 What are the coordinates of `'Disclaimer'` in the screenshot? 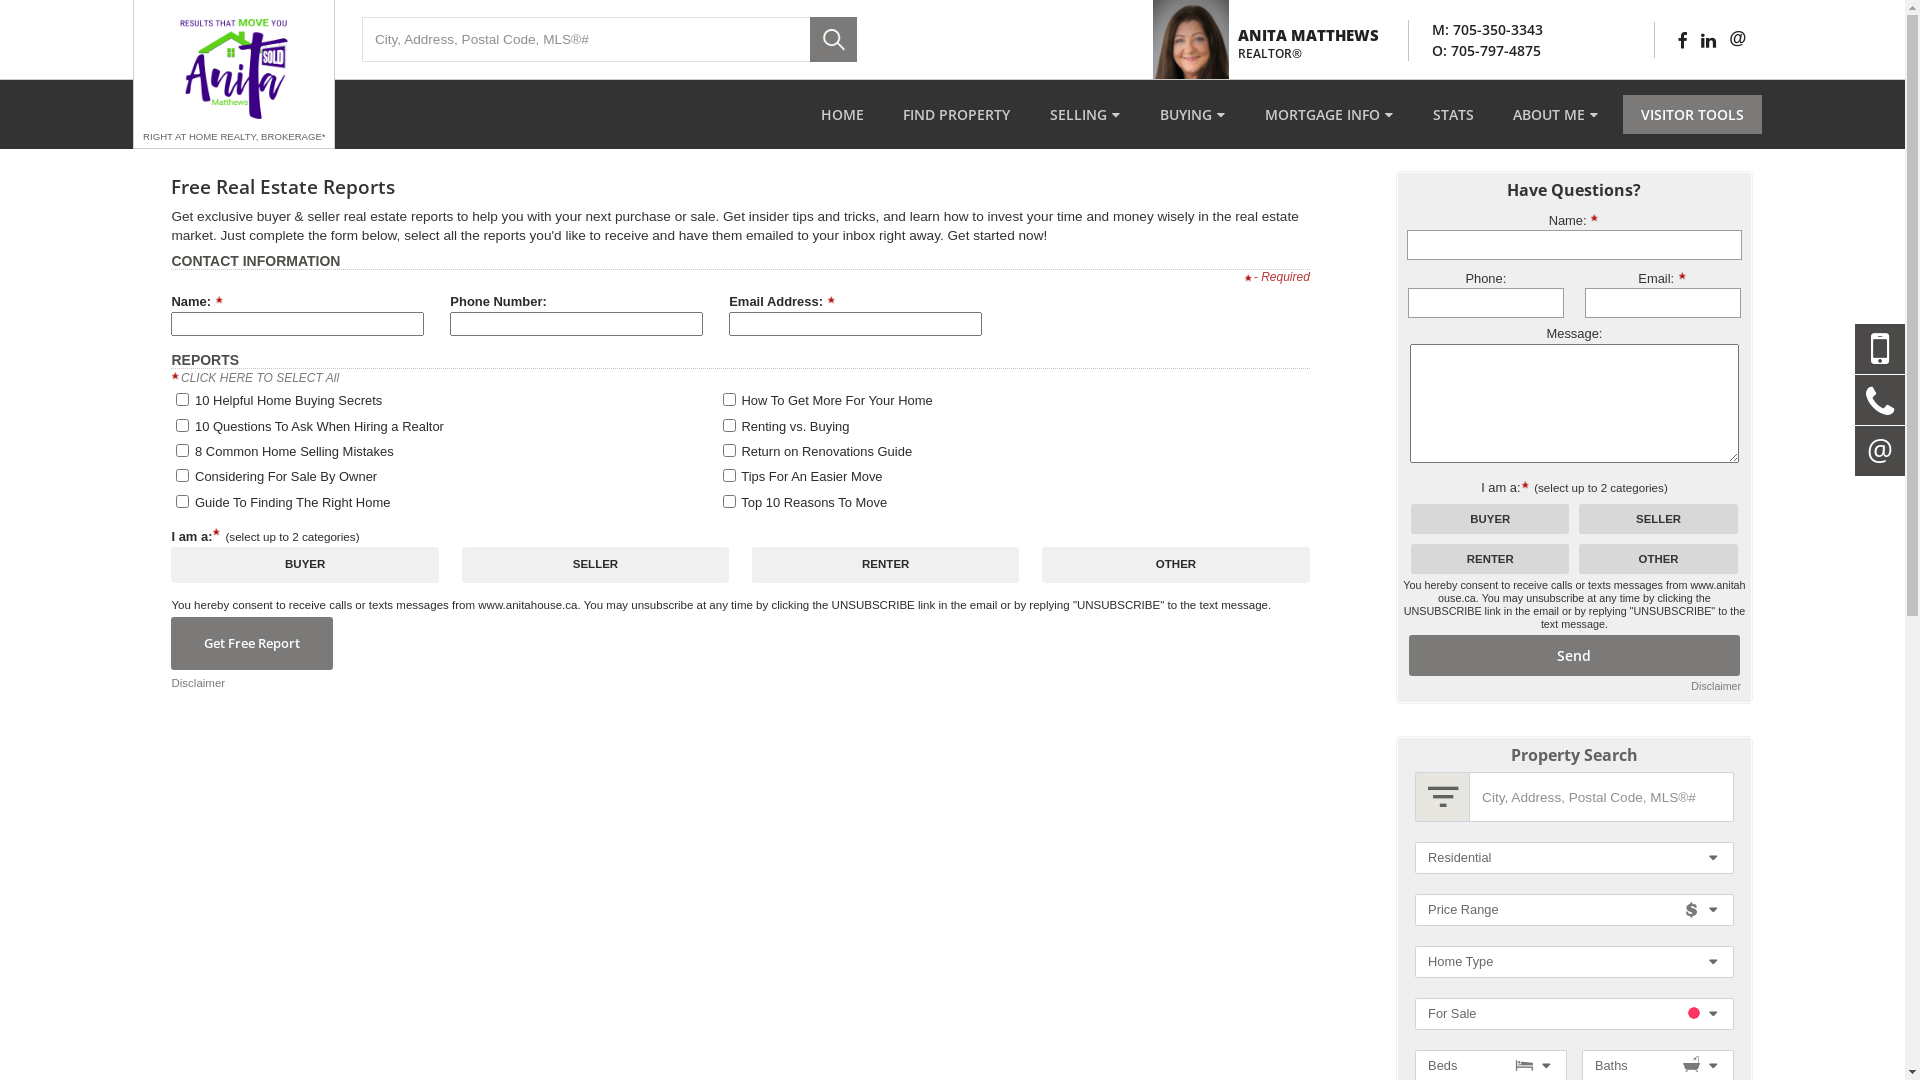 It's located at (1715, 685).